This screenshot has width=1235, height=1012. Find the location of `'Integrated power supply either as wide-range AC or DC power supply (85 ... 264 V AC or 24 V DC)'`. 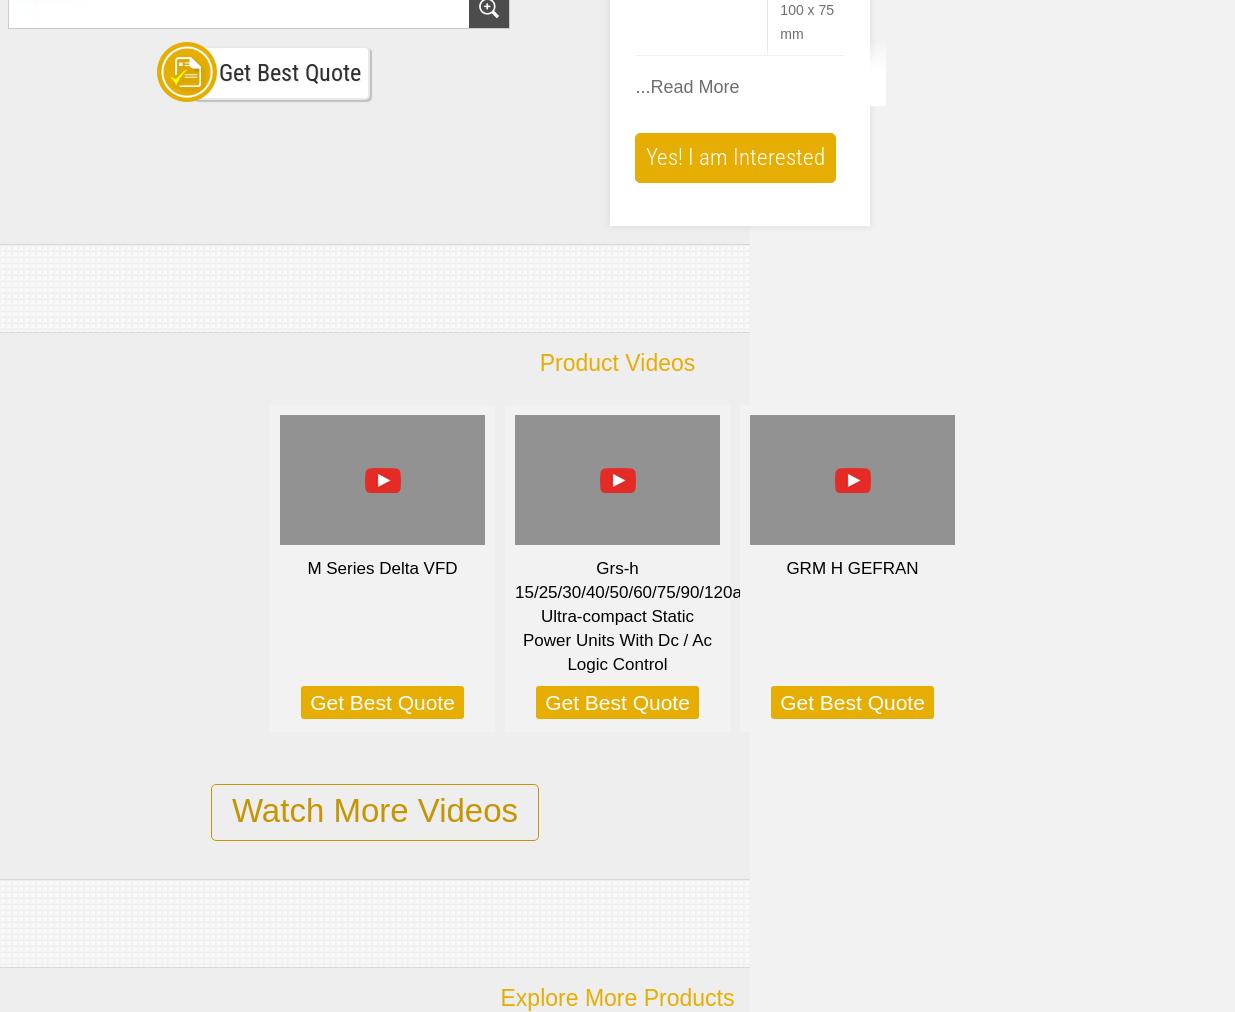

'Integrated power supply either as wide-range AC or DC power supply (85 ... 264 V AC or 24 V DC)' is located at coordinates (753, 258).